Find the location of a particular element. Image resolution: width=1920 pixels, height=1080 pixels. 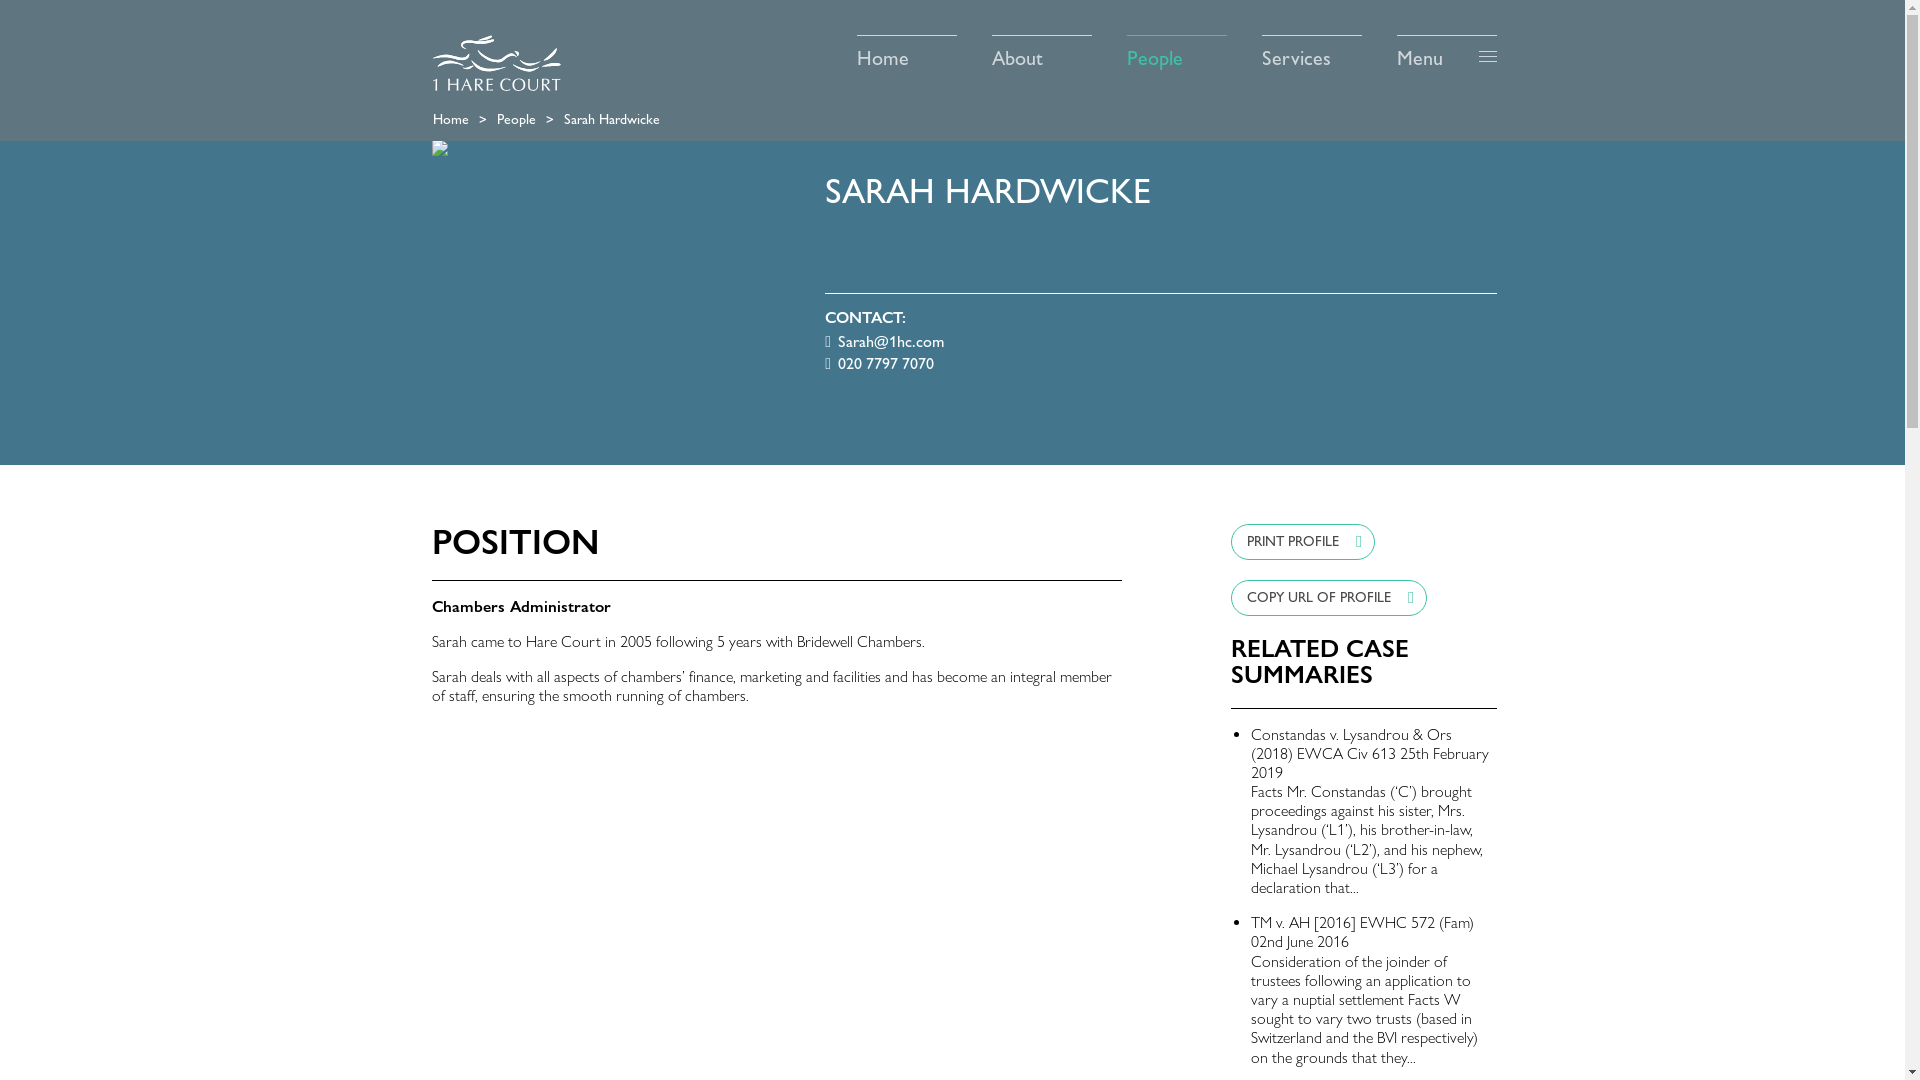

'About' is located at coordinates (1040, 50).